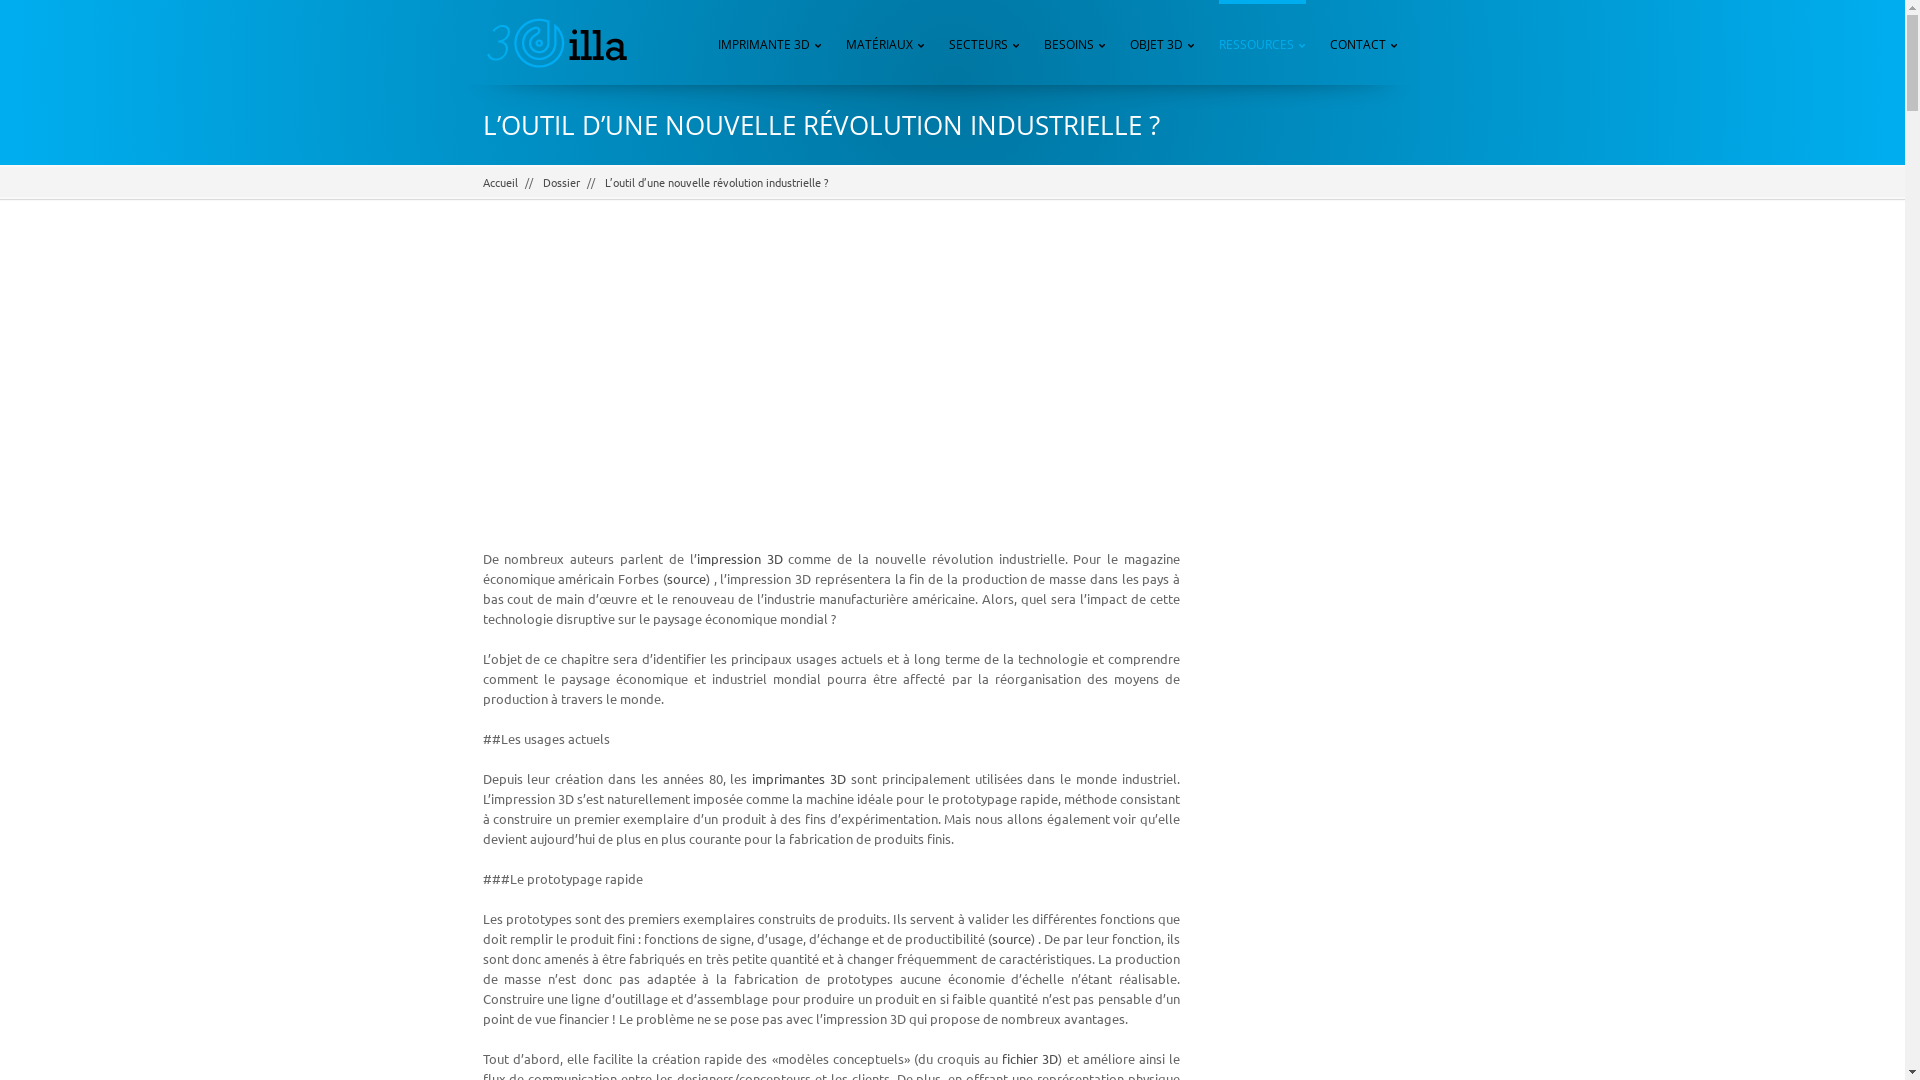 This screenshot has width=1920, height=1080. I want to click on 'imprimantes 3D', so click(797, 777).